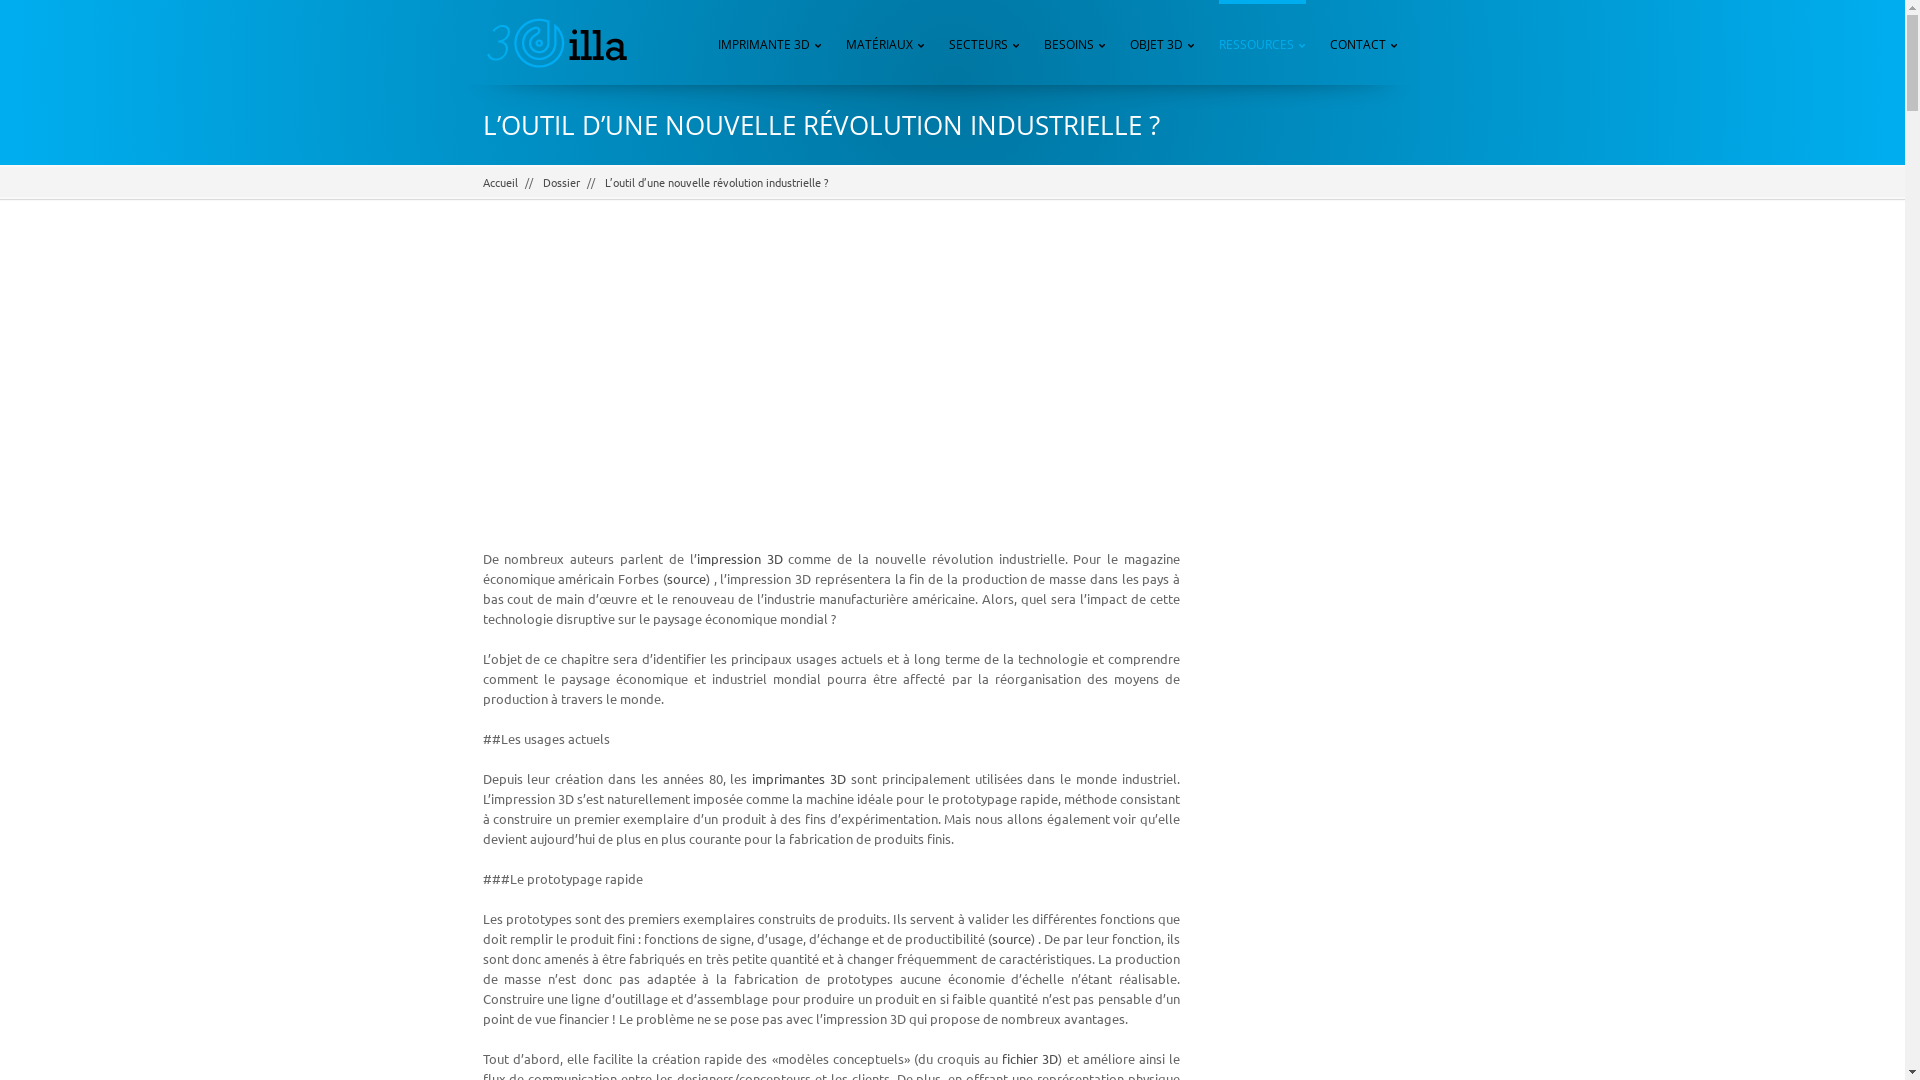 This screenshot has width=1920, height=1080. I want to click on 'imprimantes 3D', so click(797, 777).